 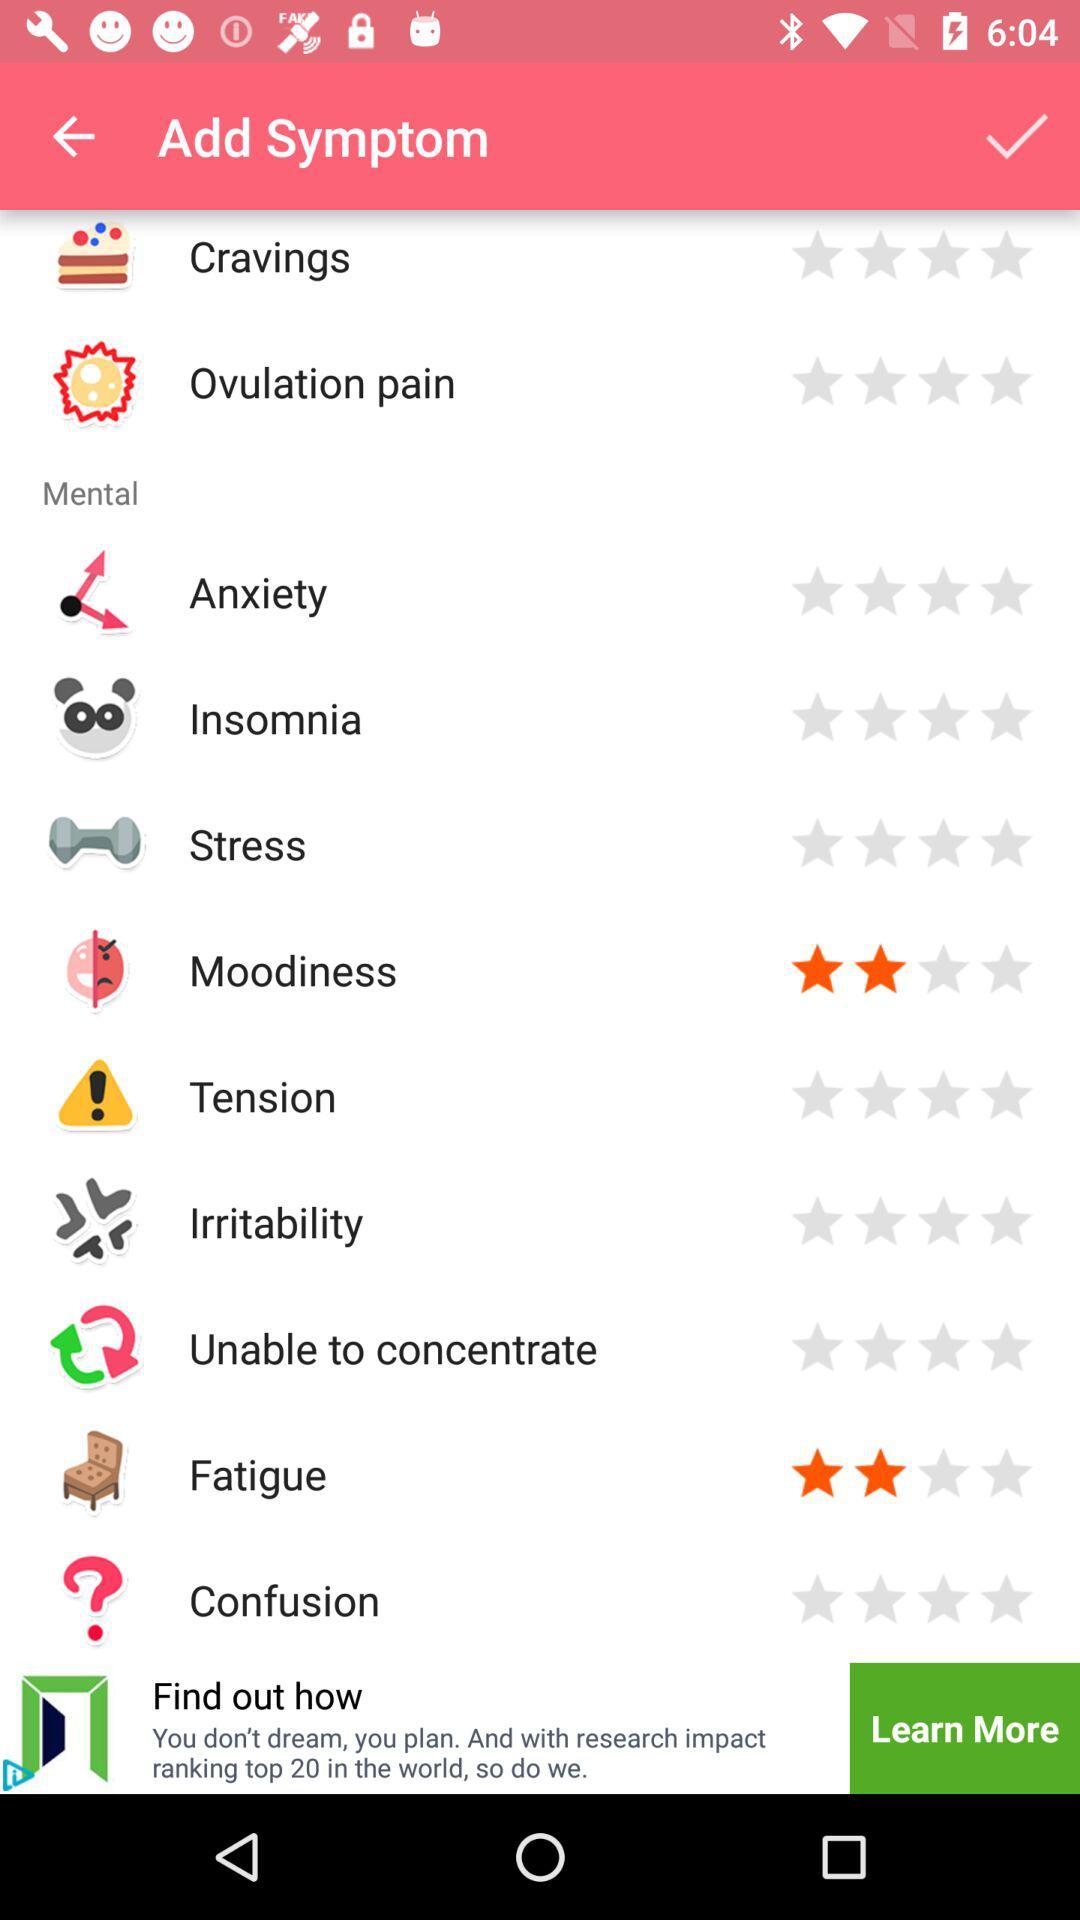 What do you see at coordinates (256, 1693) in the screenshot?
I see `item next to the learn more icon` at bounding box center [256, 1693].